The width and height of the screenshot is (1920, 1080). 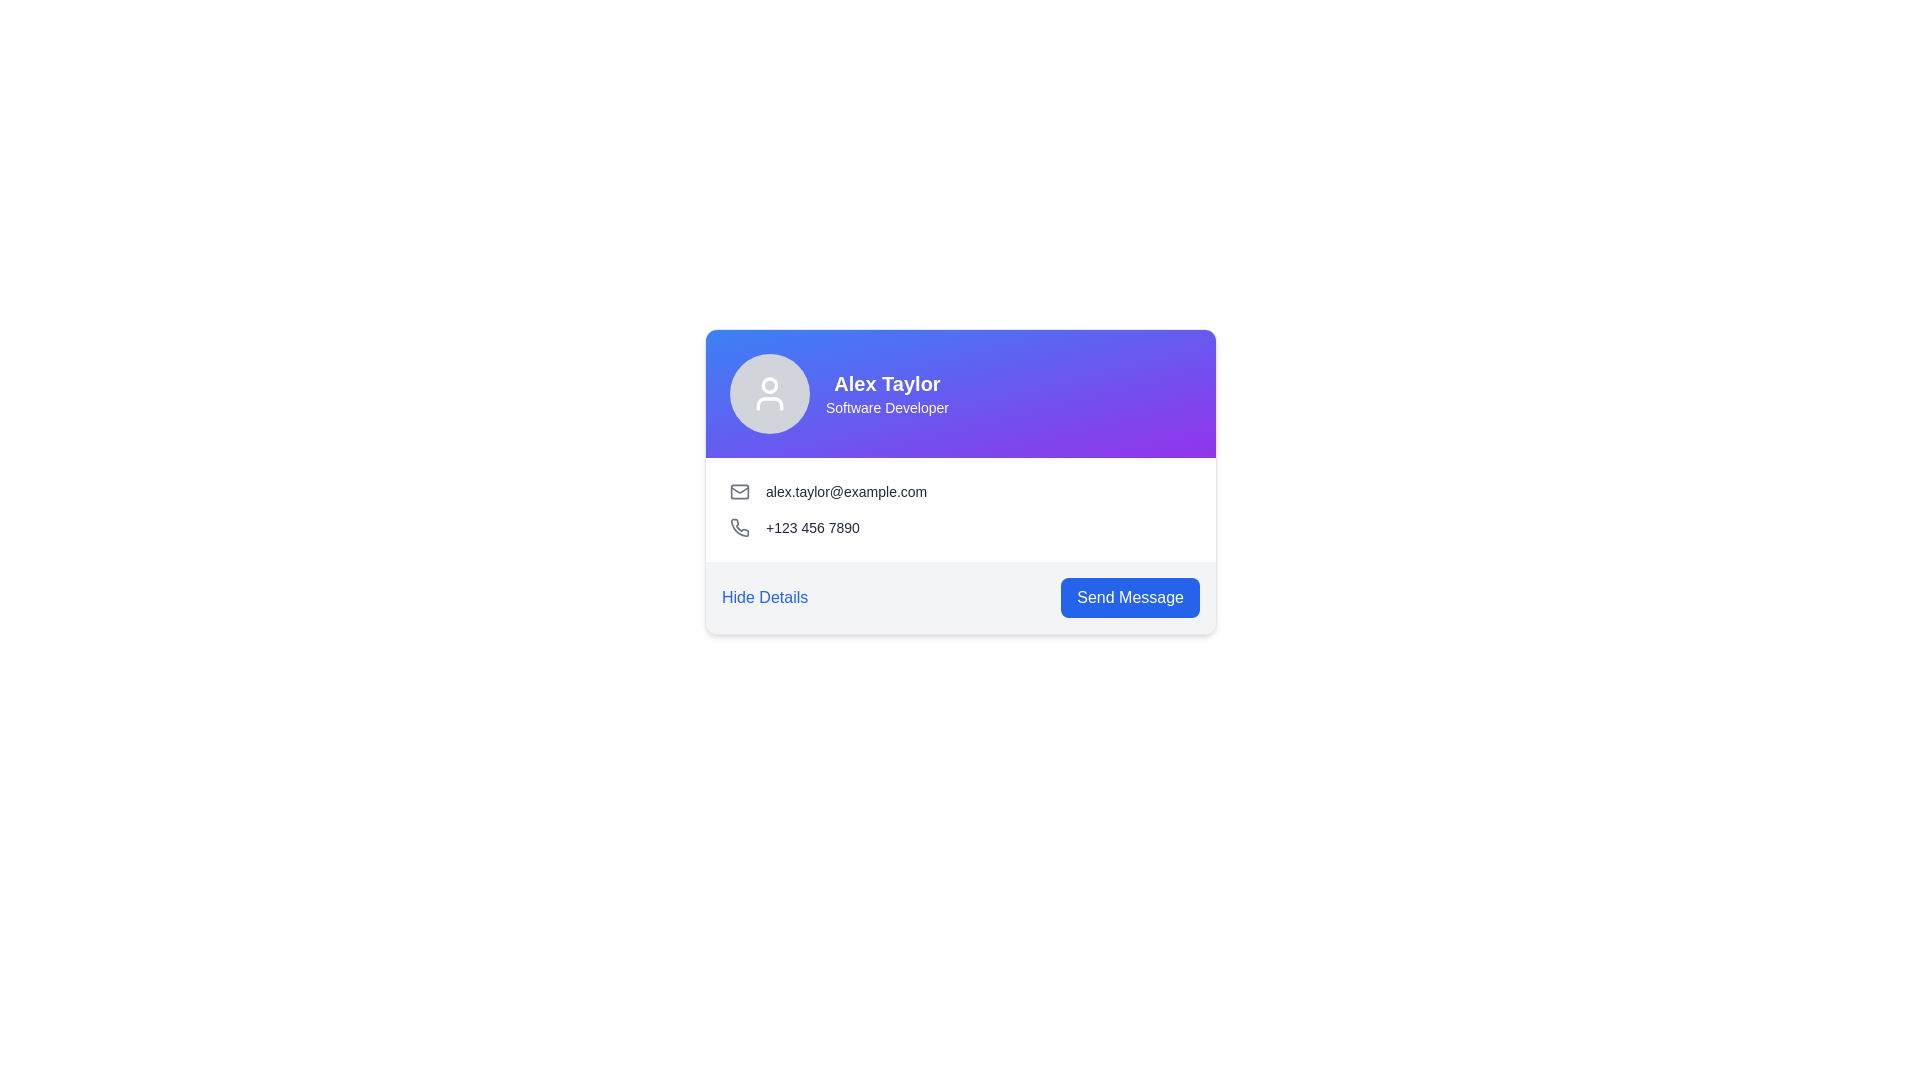 What do you see at coordinates (738, 527) in the screenshot?
I see `the small telephone icon in the contact information section, located adjacent to the phone number '+123 456 7890'` at bounding box center [738, 527].